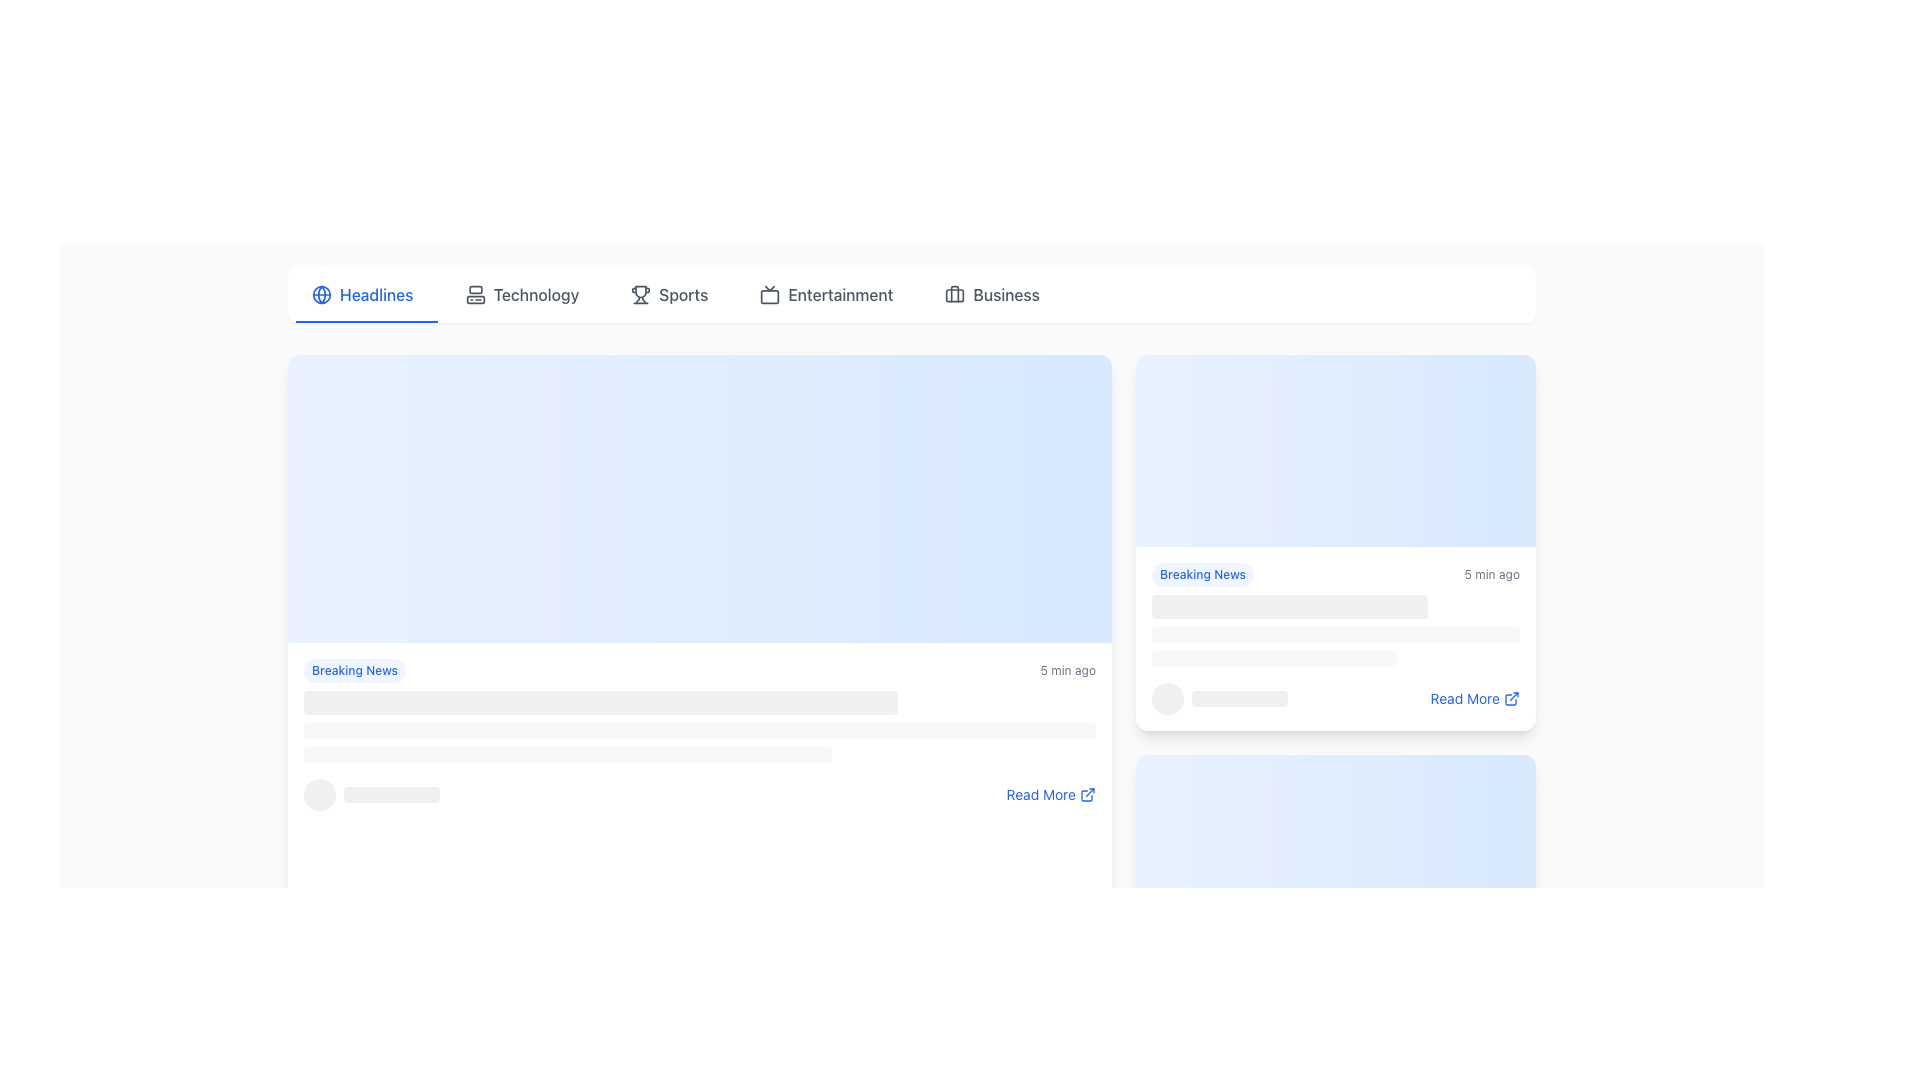 This screenshot has height=1080, width=1920. Describe the element at coordinates (911, 294) in the screenshot. I see `the navigation bar` at that location.